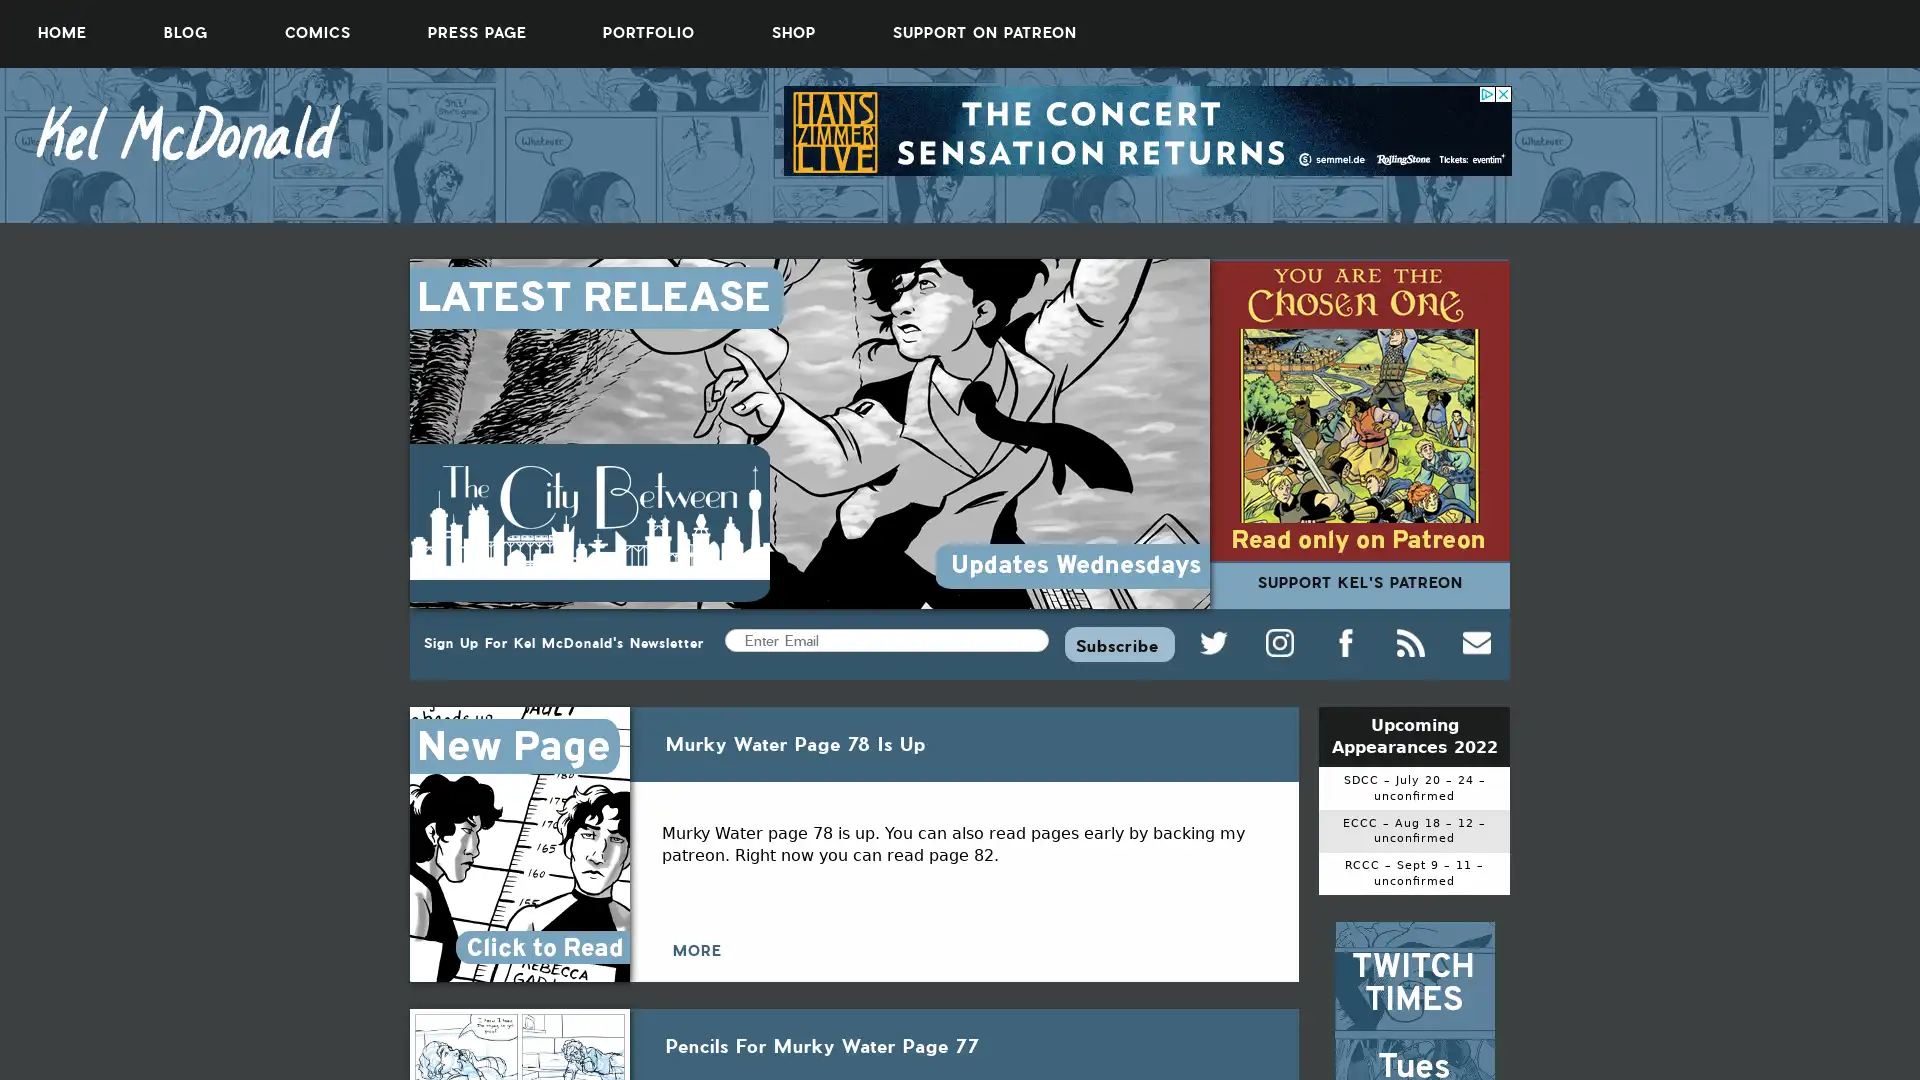  Describe the element at coordinates (1118, 643) in the screenshot. I see `Subscribe` at that location.